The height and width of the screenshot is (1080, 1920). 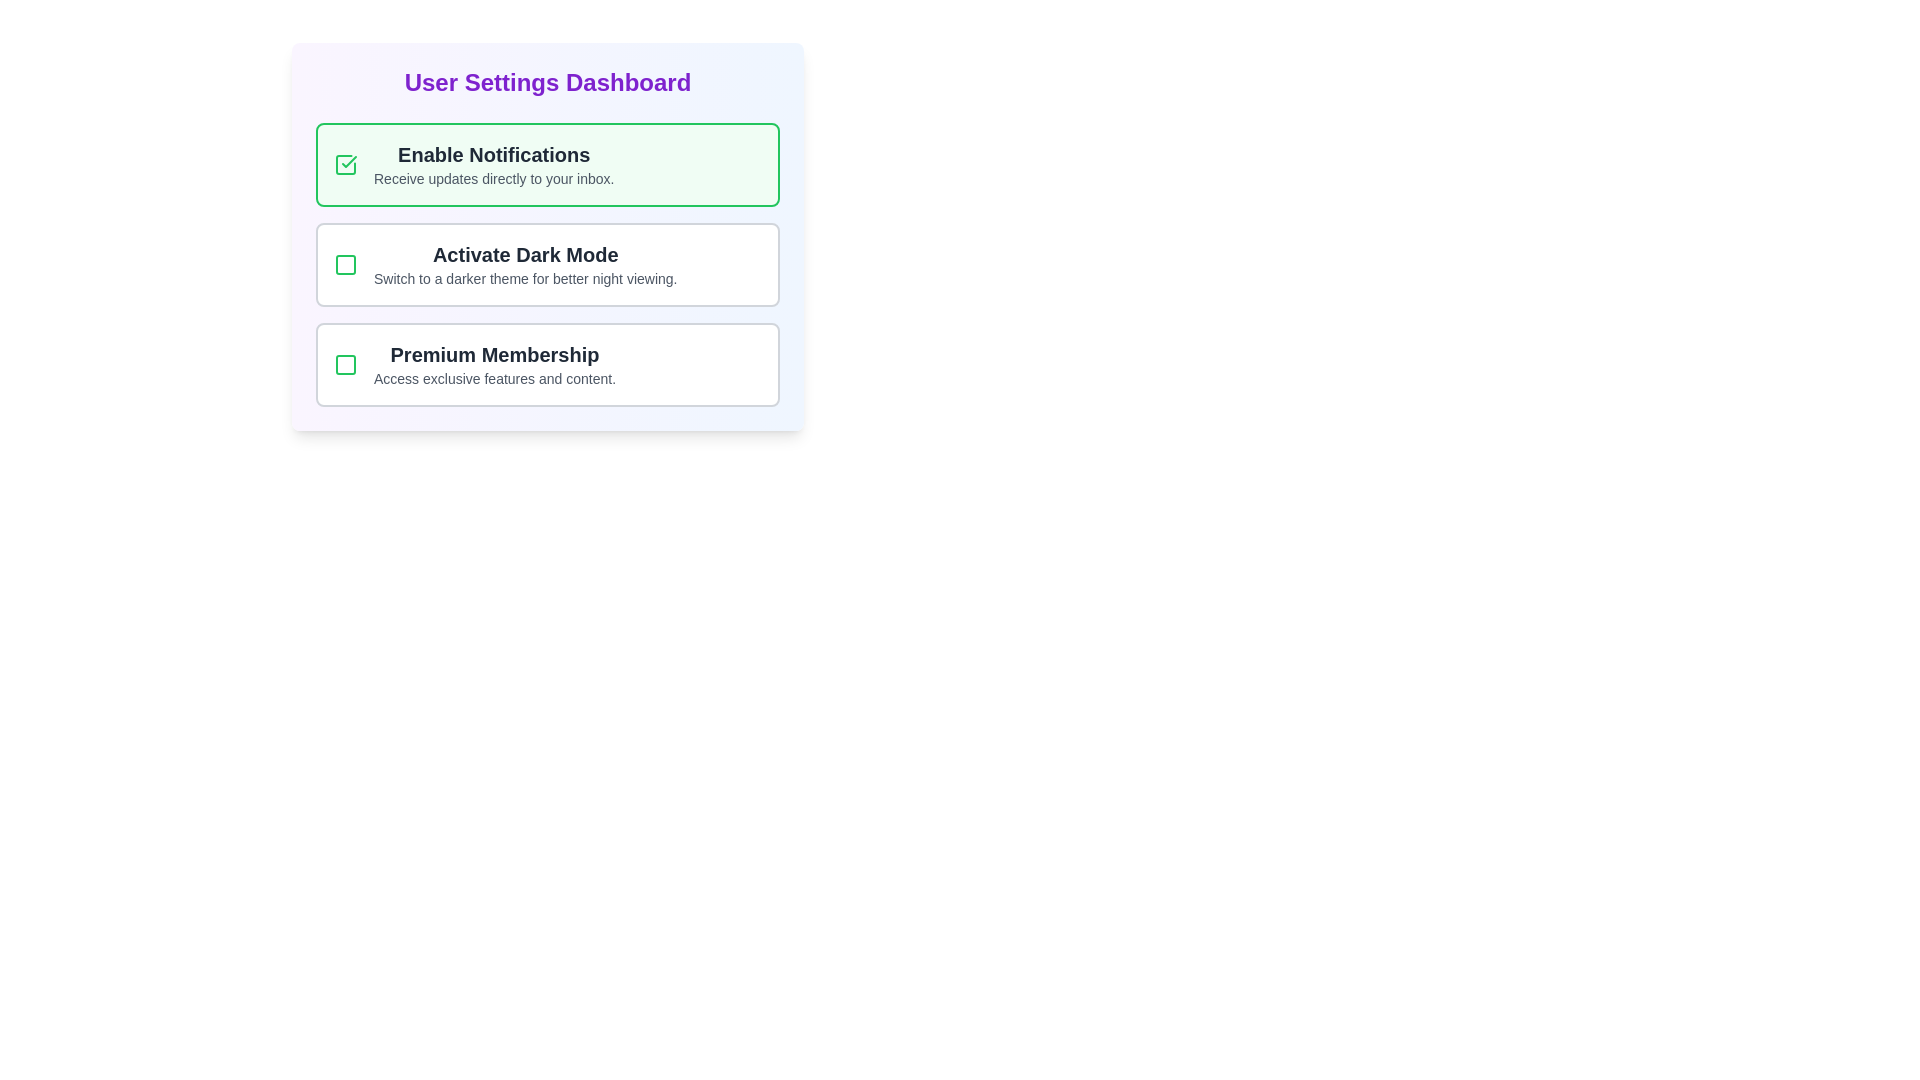 What do you see at coordinates (494, 378) in the screenshot?
I see `the descriptive text label for the 'Premium Membership' option, which is located below the main 'Premium Membership' text, providing additional information about its benefits` at bounding box center [494, 378].